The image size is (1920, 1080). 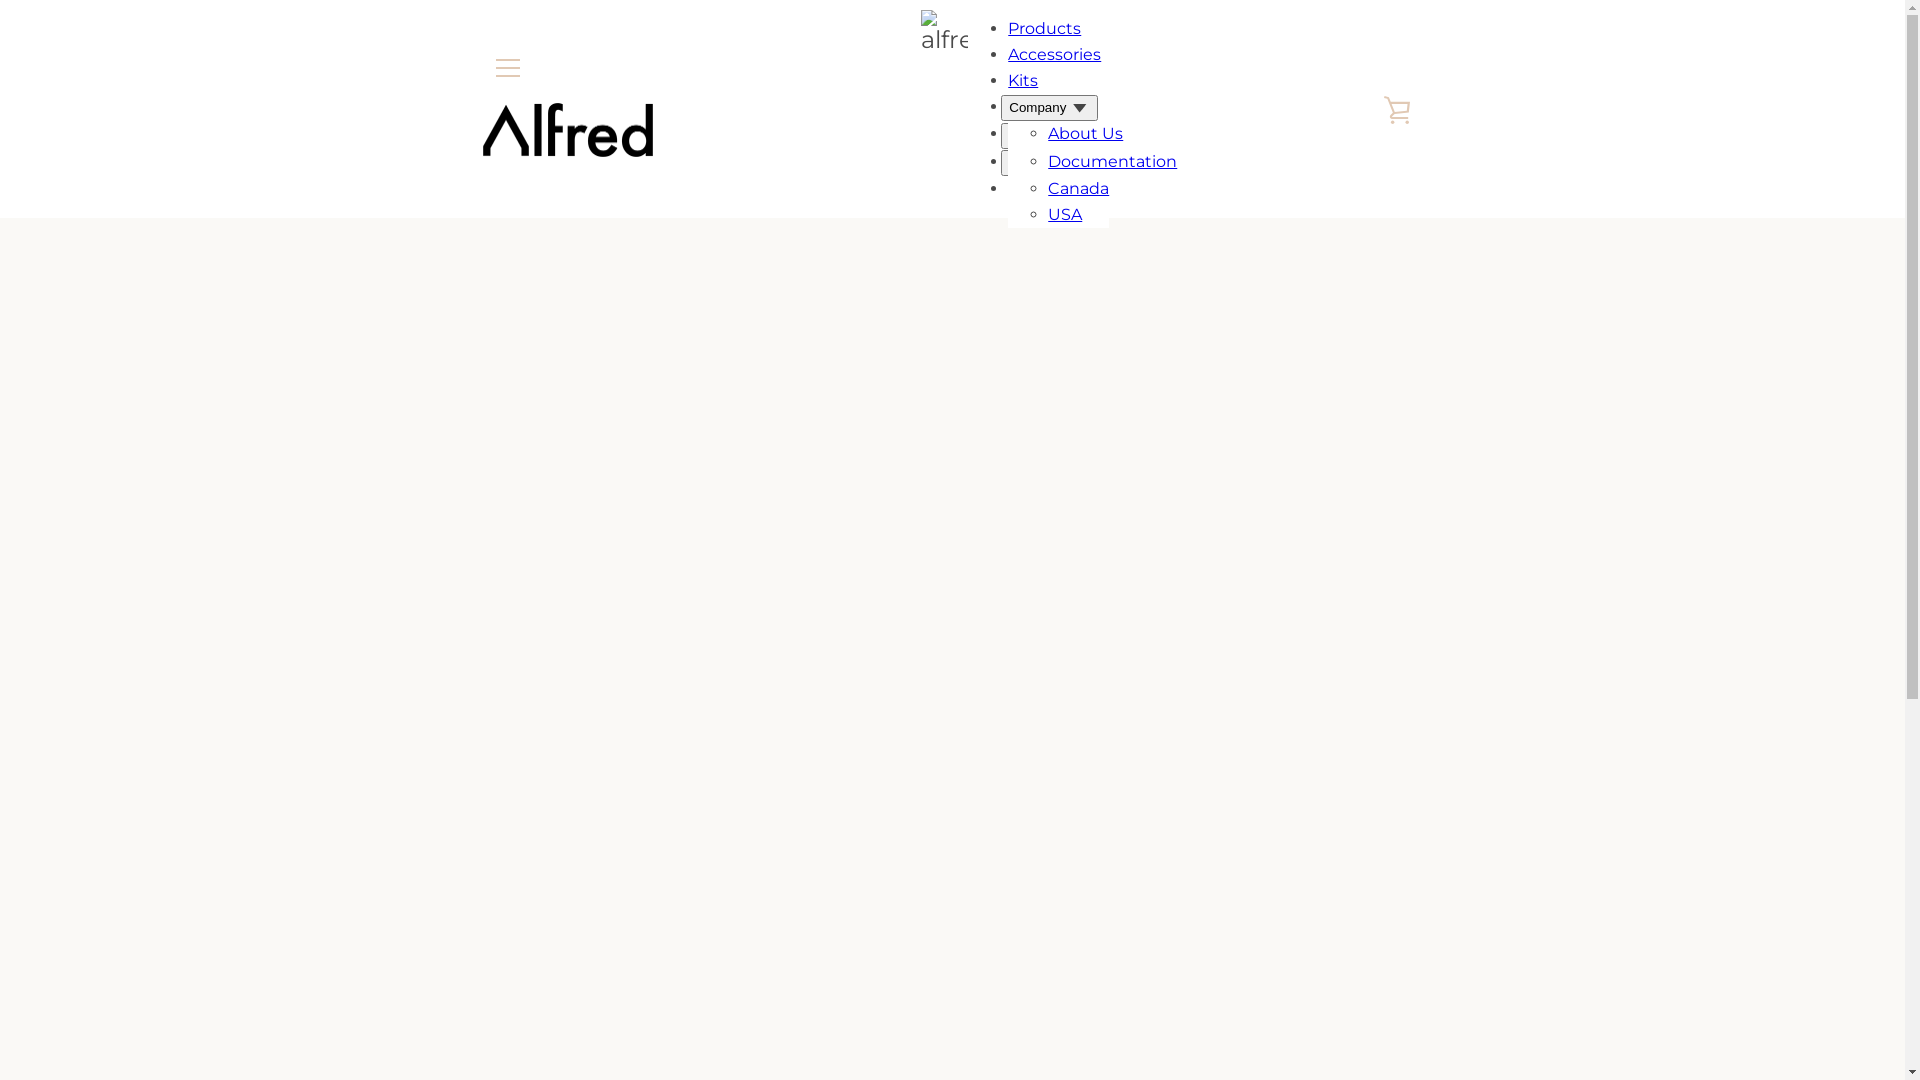 I want to click on 'USA', so click(x=1064, y=214).